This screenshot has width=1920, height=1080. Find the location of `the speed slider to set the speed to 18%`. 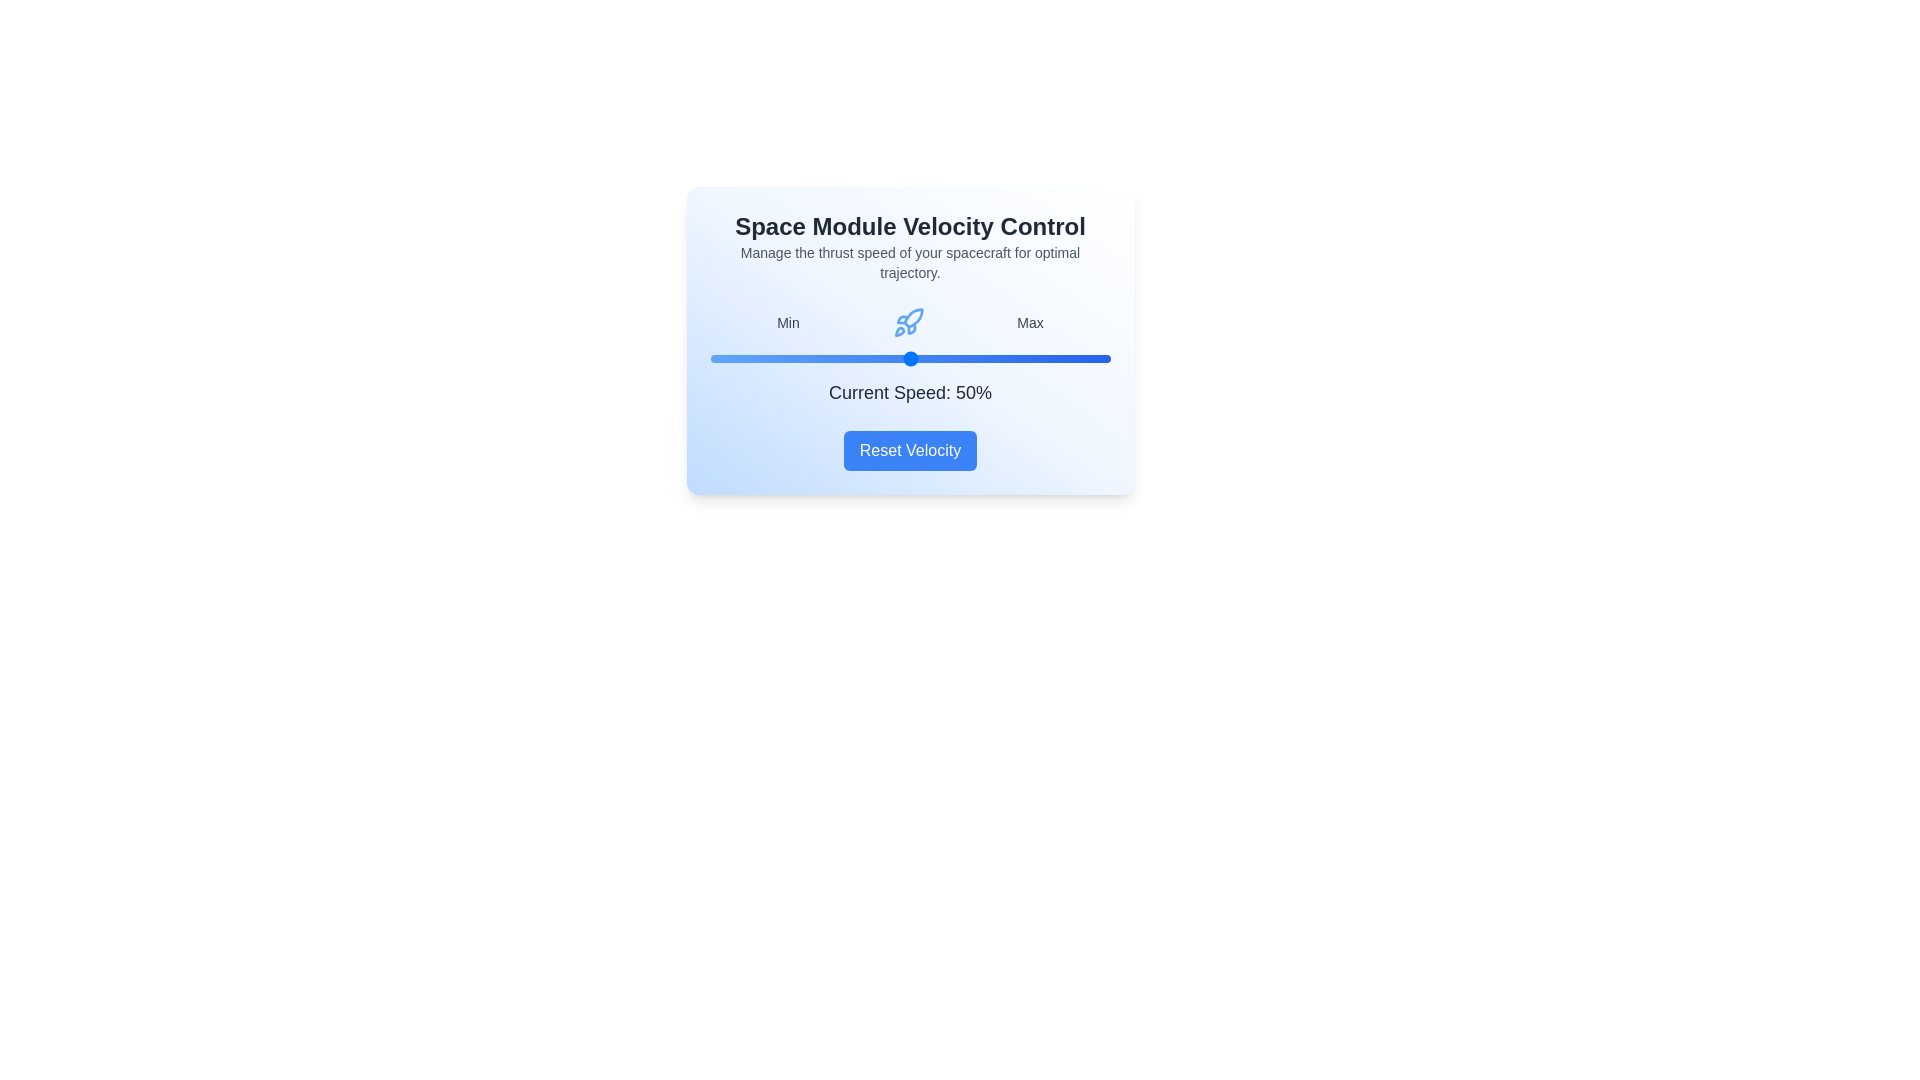

the speed slider to set the speed to 18% is located at coordinates (781, 357).